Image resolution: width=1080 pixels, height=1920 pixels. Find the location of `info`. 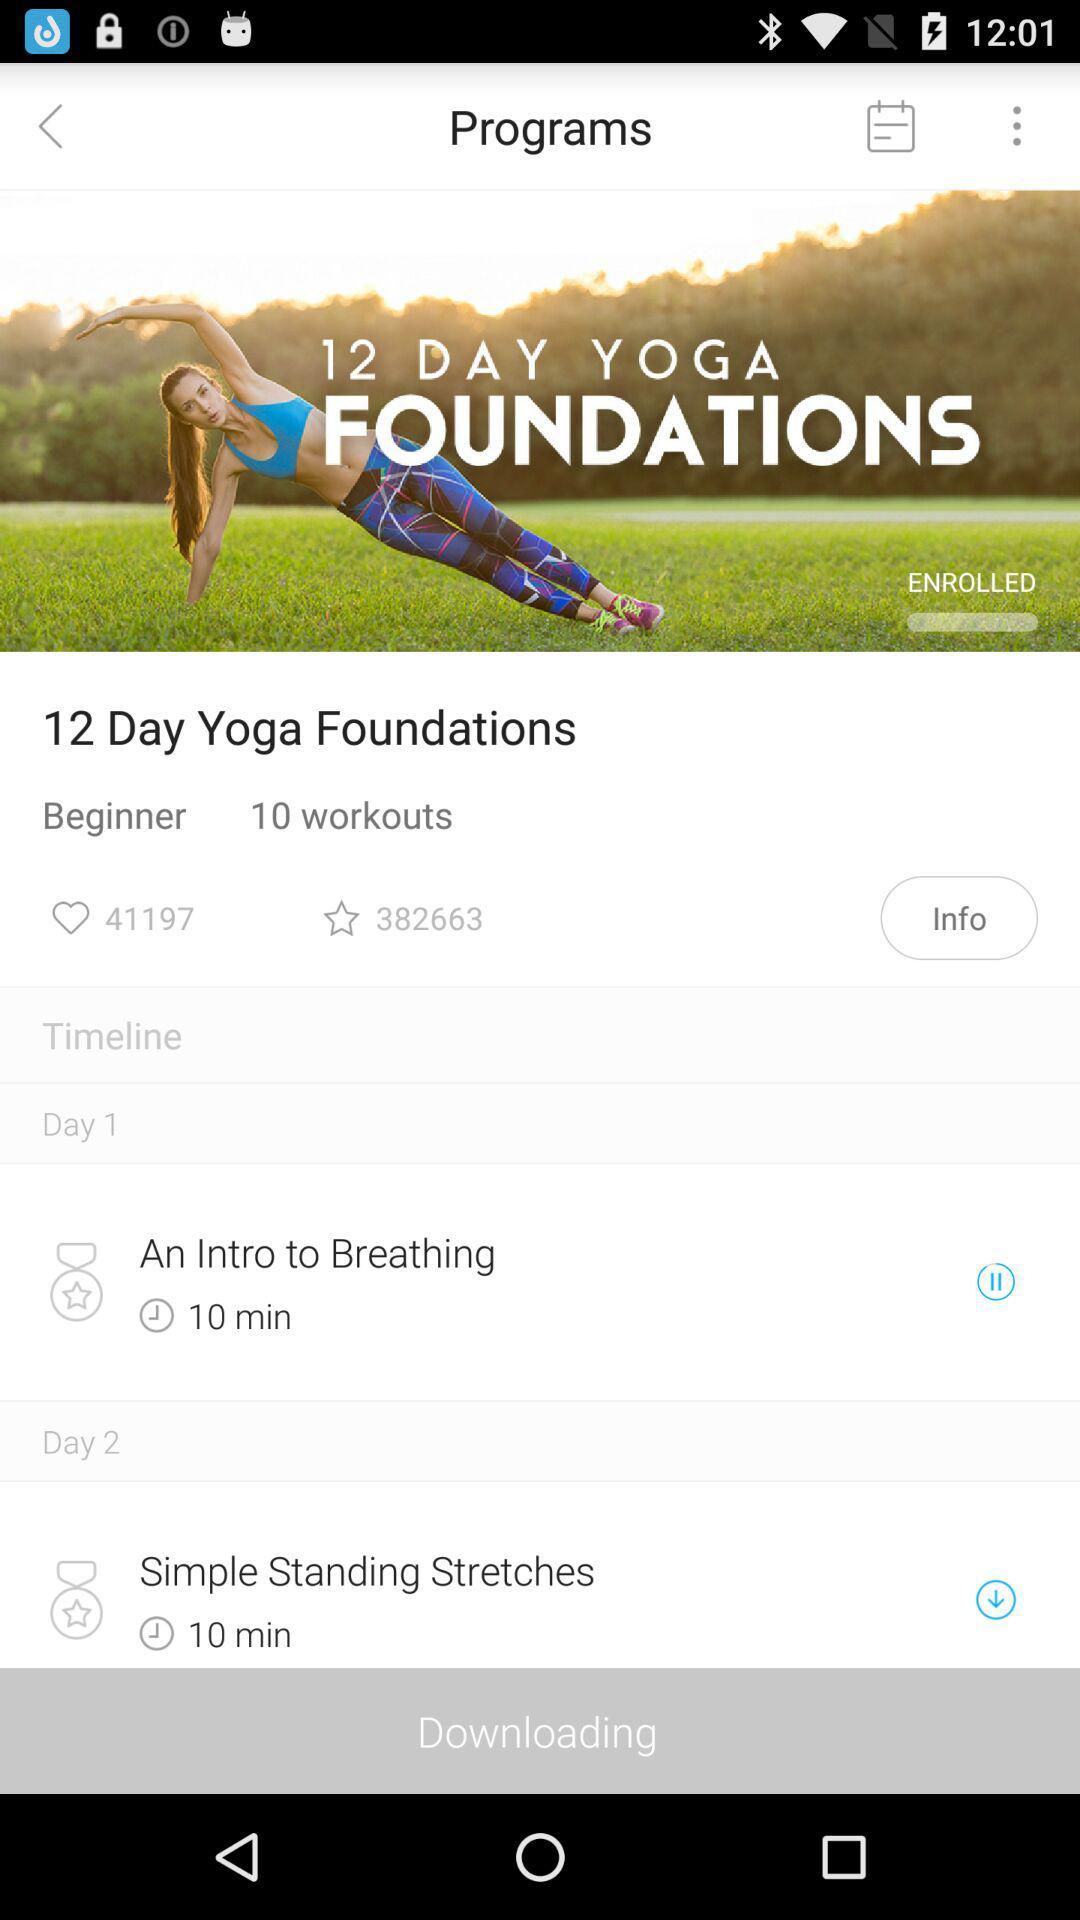

info is located at coordinates (958, 916).